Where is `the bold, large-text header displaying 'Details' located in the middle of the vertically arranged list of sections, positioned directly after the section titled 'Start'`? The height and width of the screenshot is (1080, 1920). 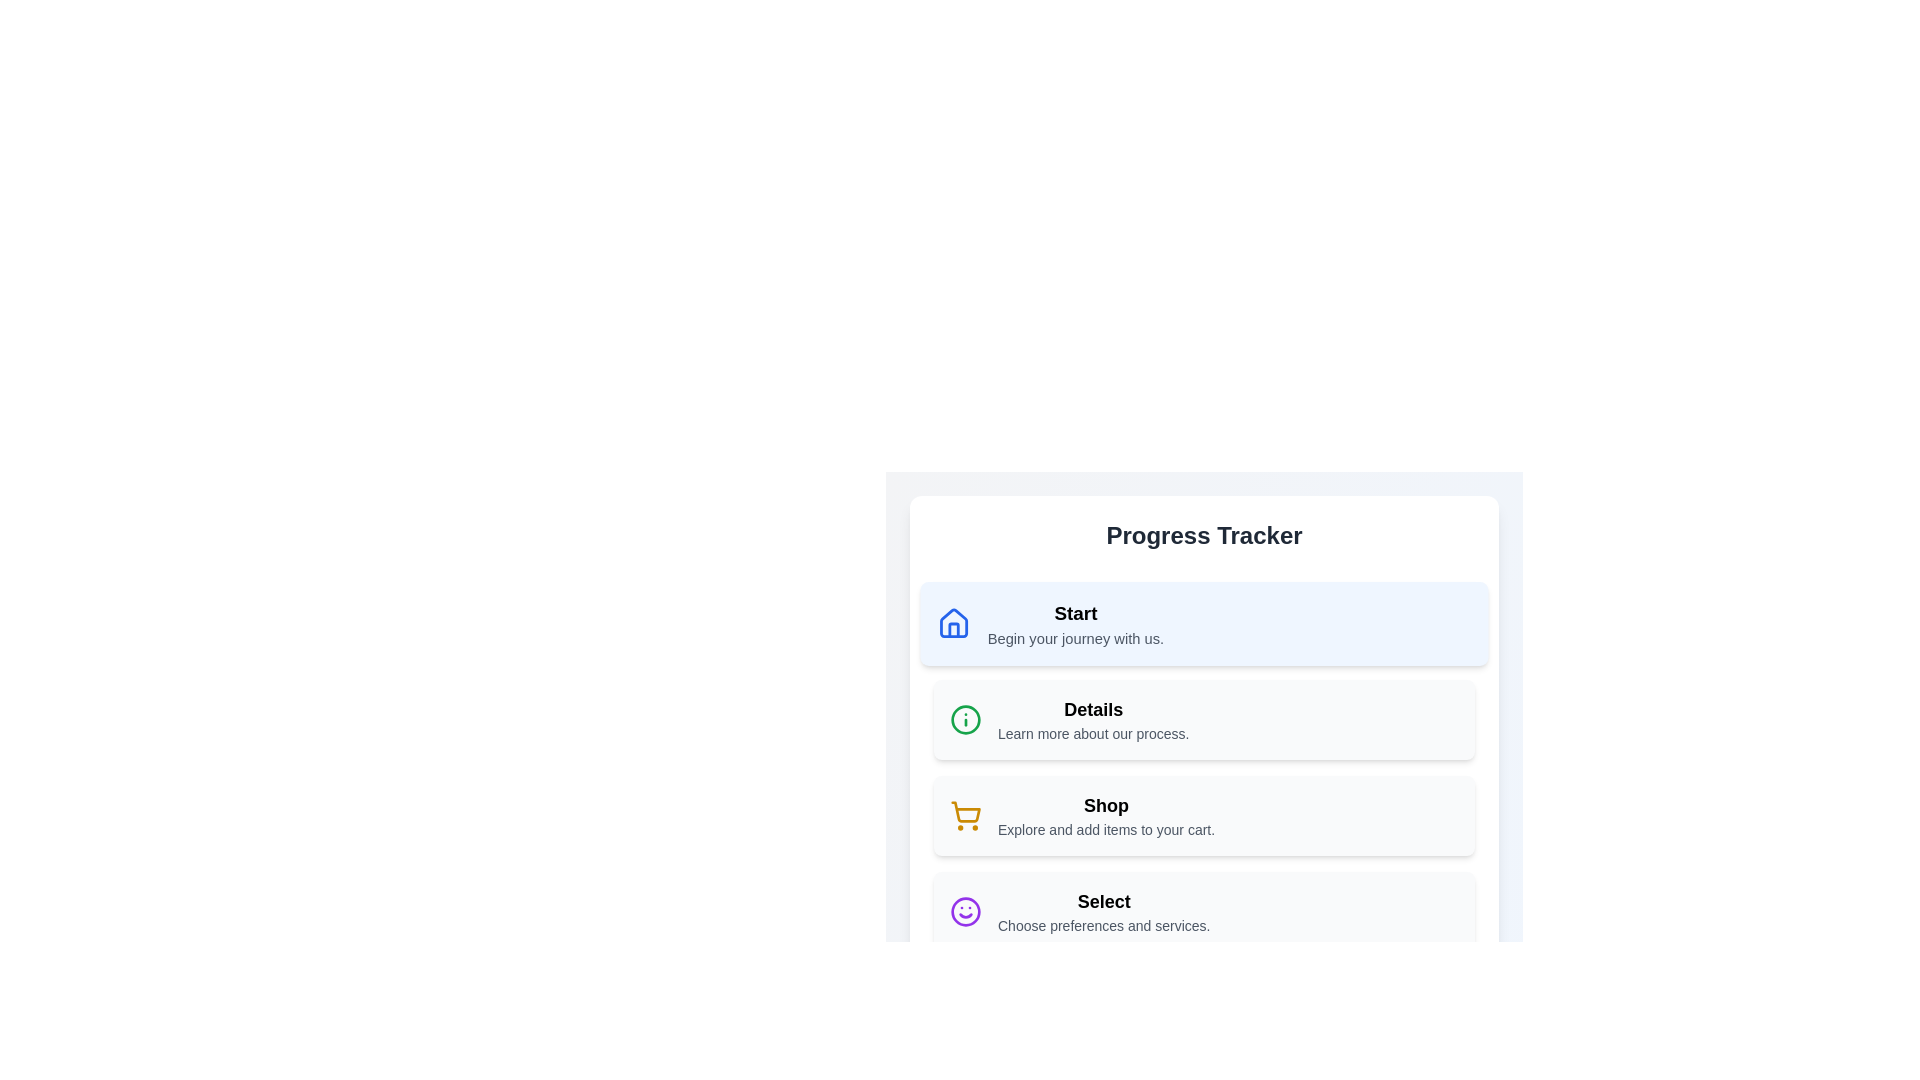
the bold, large-text header displaying 'Details' located in the middle of the vertically arranged list of sections, positioned directly after the section titled 'Start' is located at coordinates (1092, 708).